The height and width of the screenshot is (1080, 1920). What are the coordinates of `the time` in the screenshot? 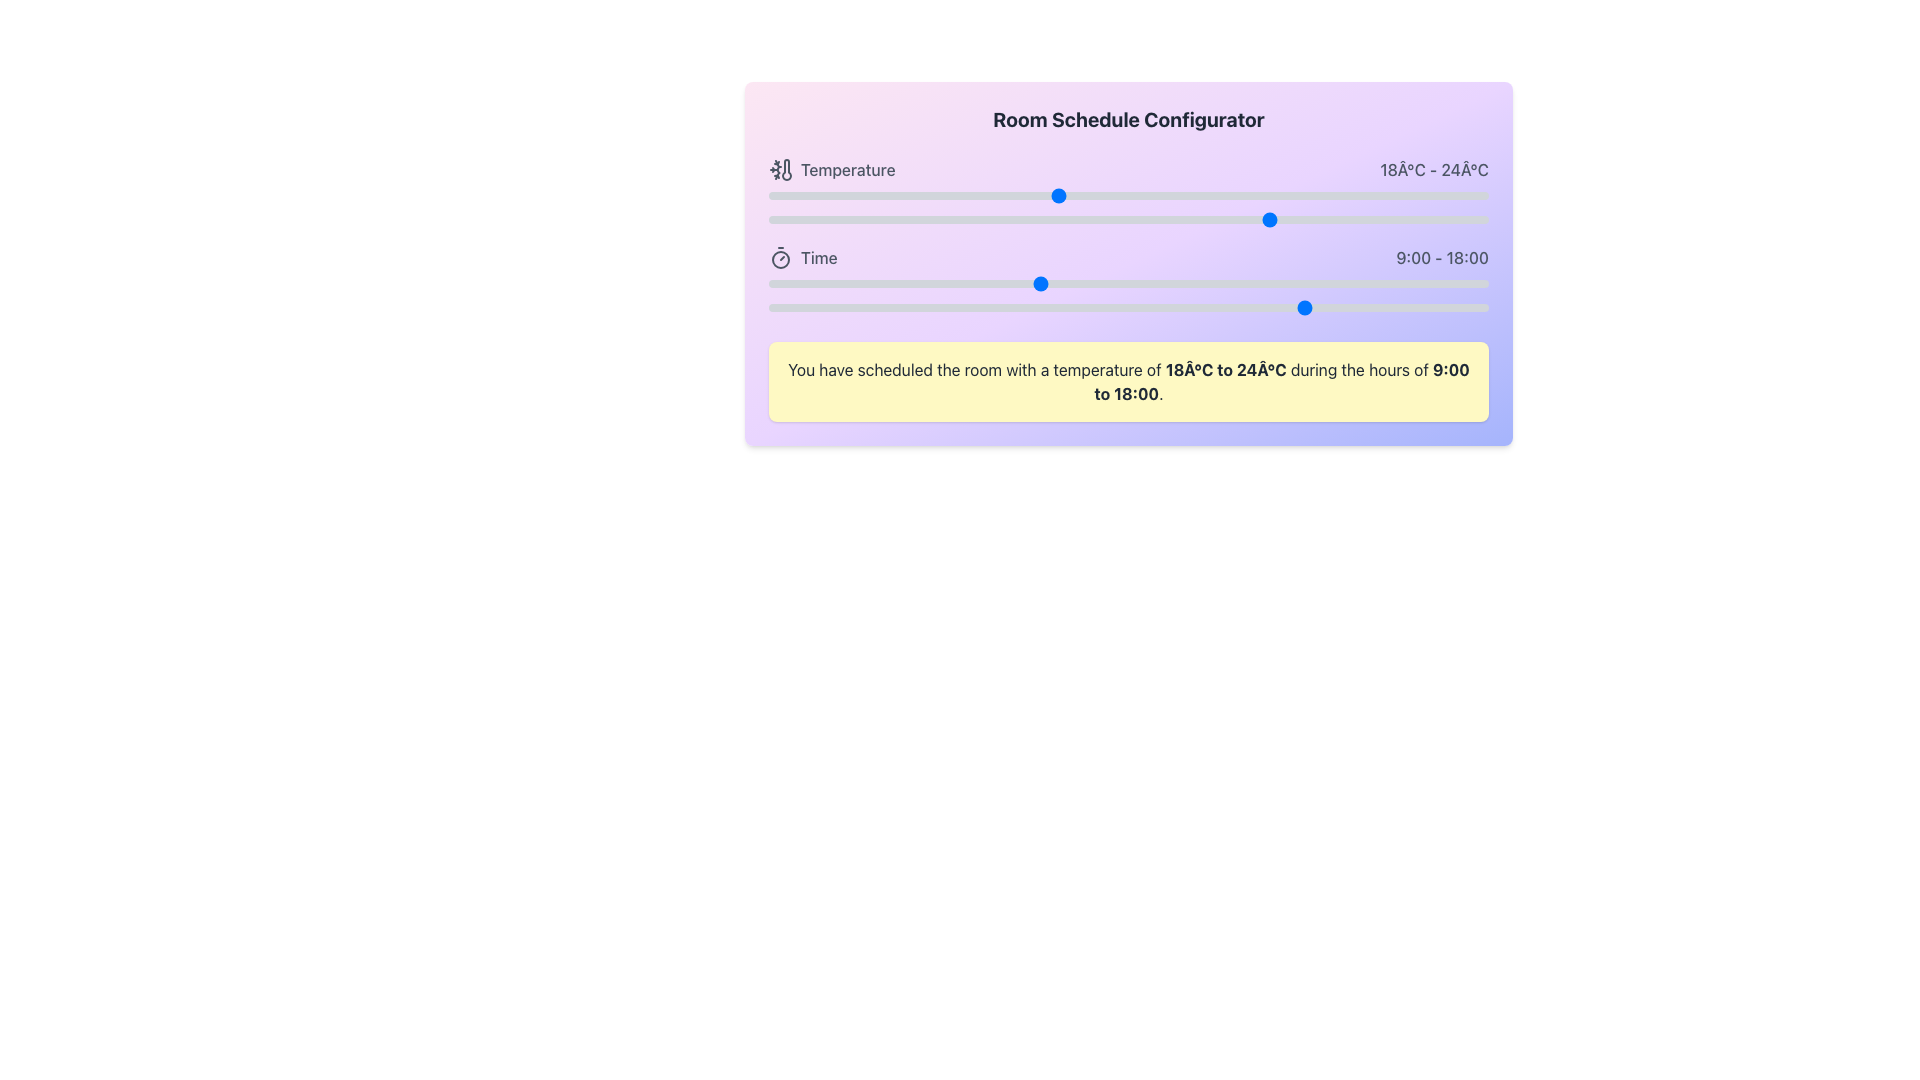 It's located at (1367, 308).